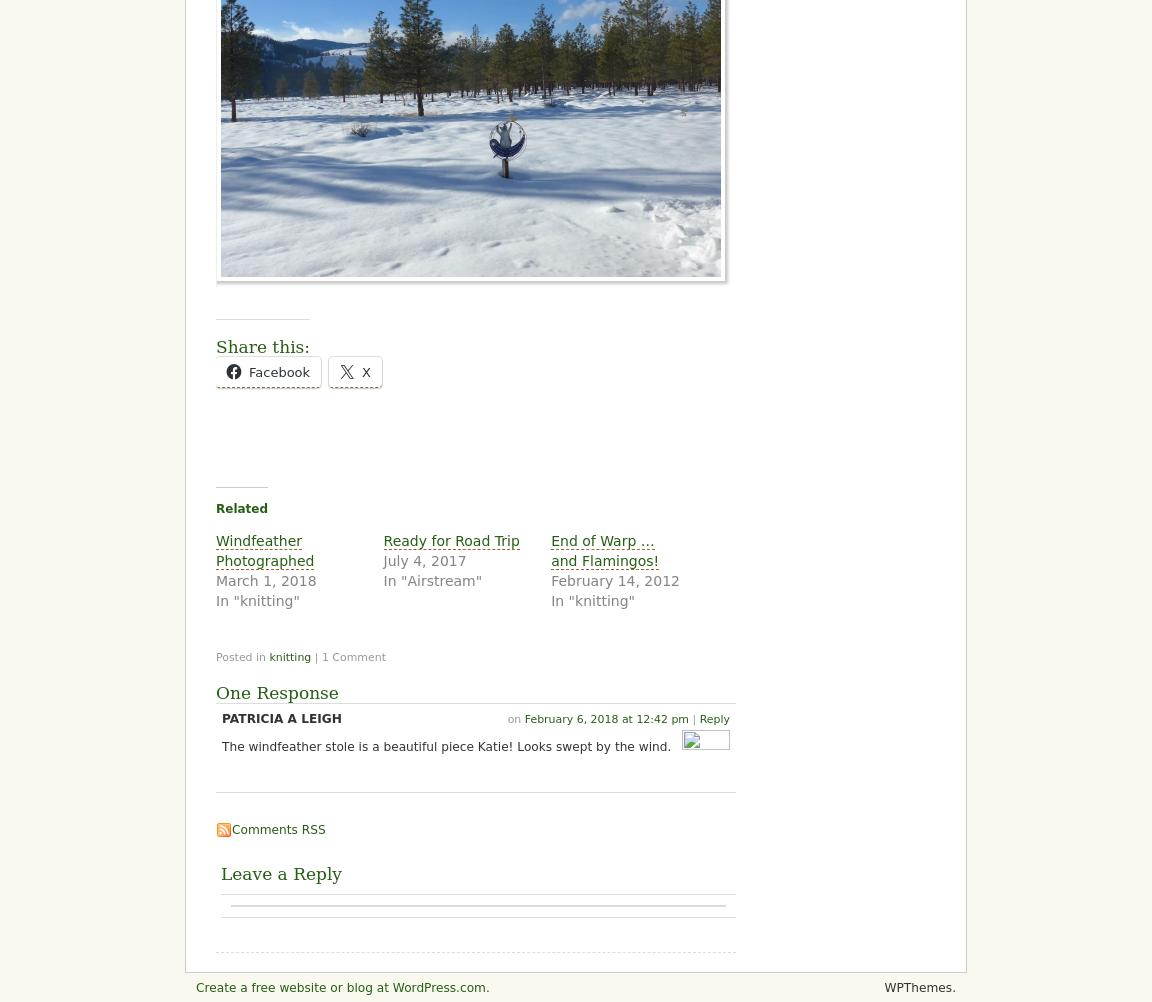 The image size is (1152, 1002). Describe the element at coordinates (281, 719) in the screenshot. I see `'PATRICIA A LEIGH'` at that location.